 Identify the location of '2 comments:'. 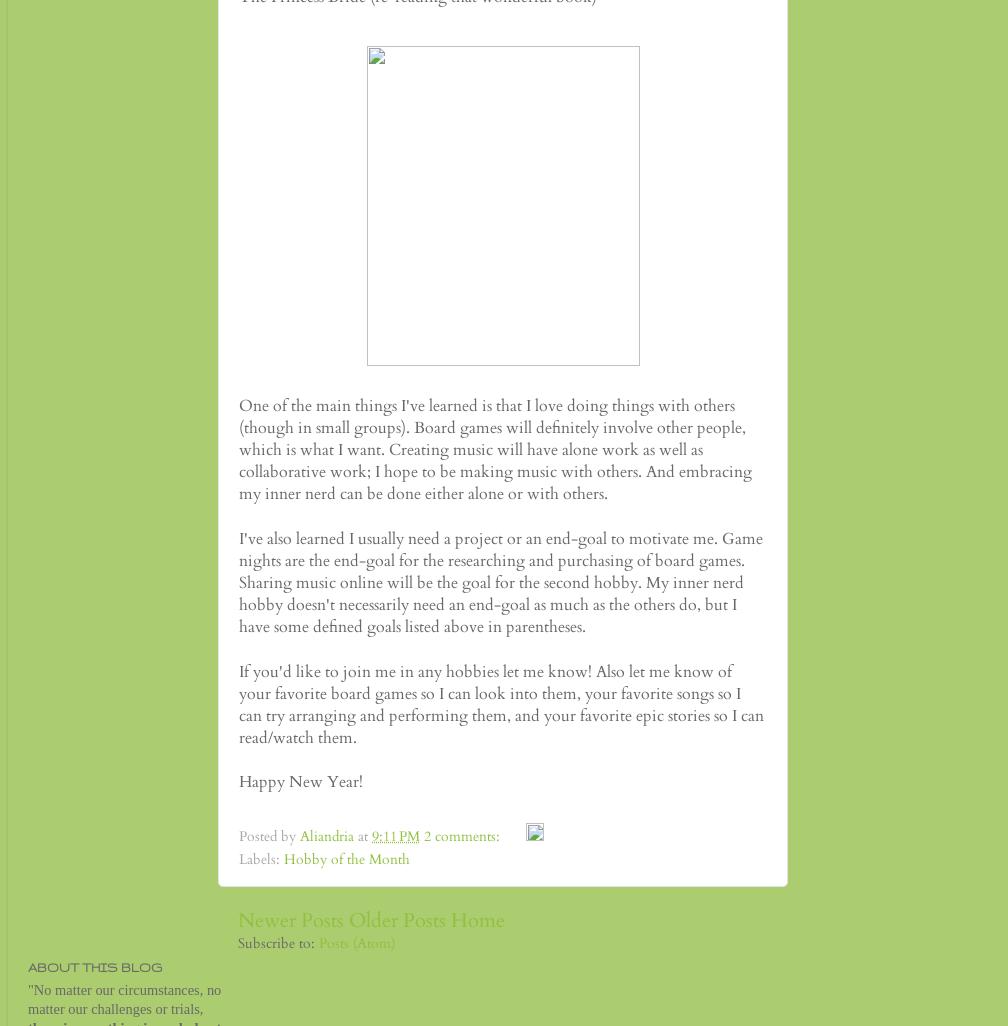
(463, 836).